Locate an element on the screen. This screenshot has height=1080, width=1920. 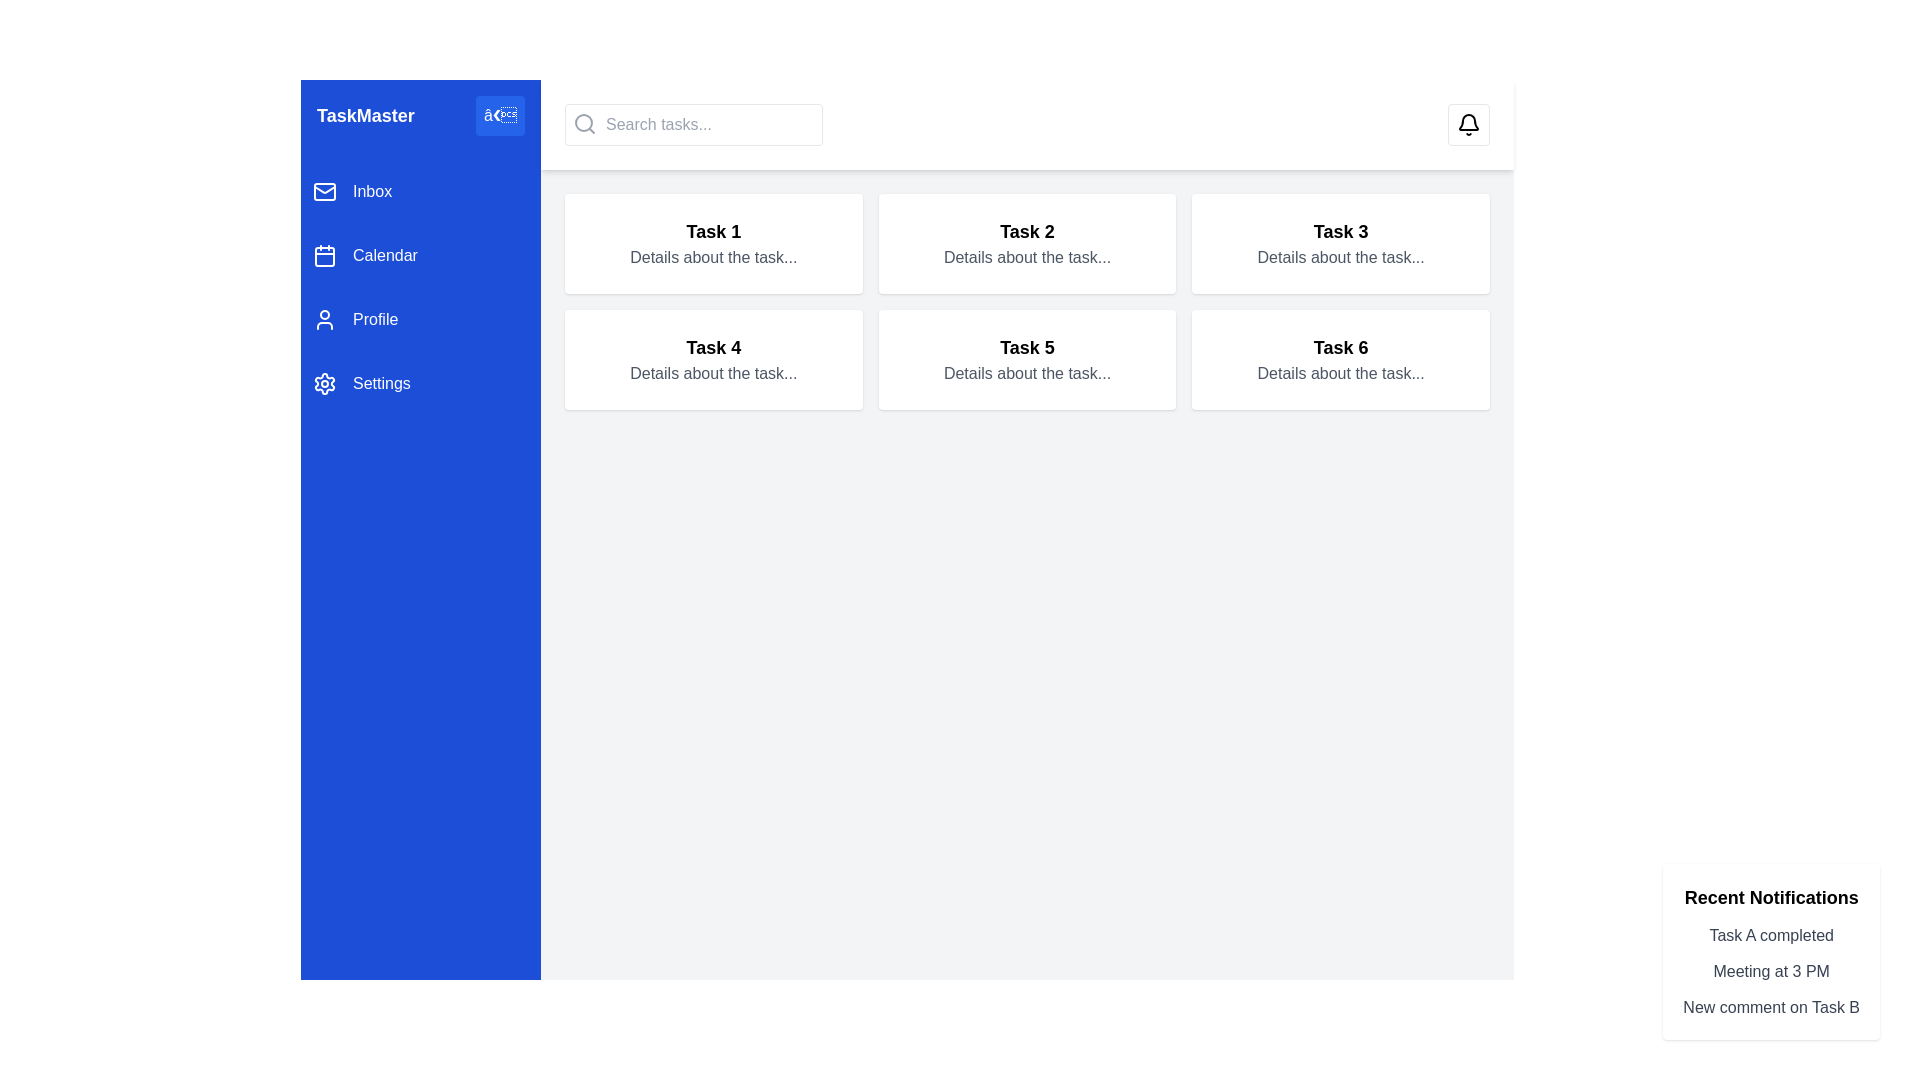
the navigation button for the calendar functionality, which is the second entry in the vertical navigation menu is located at coordinates (420, 254).